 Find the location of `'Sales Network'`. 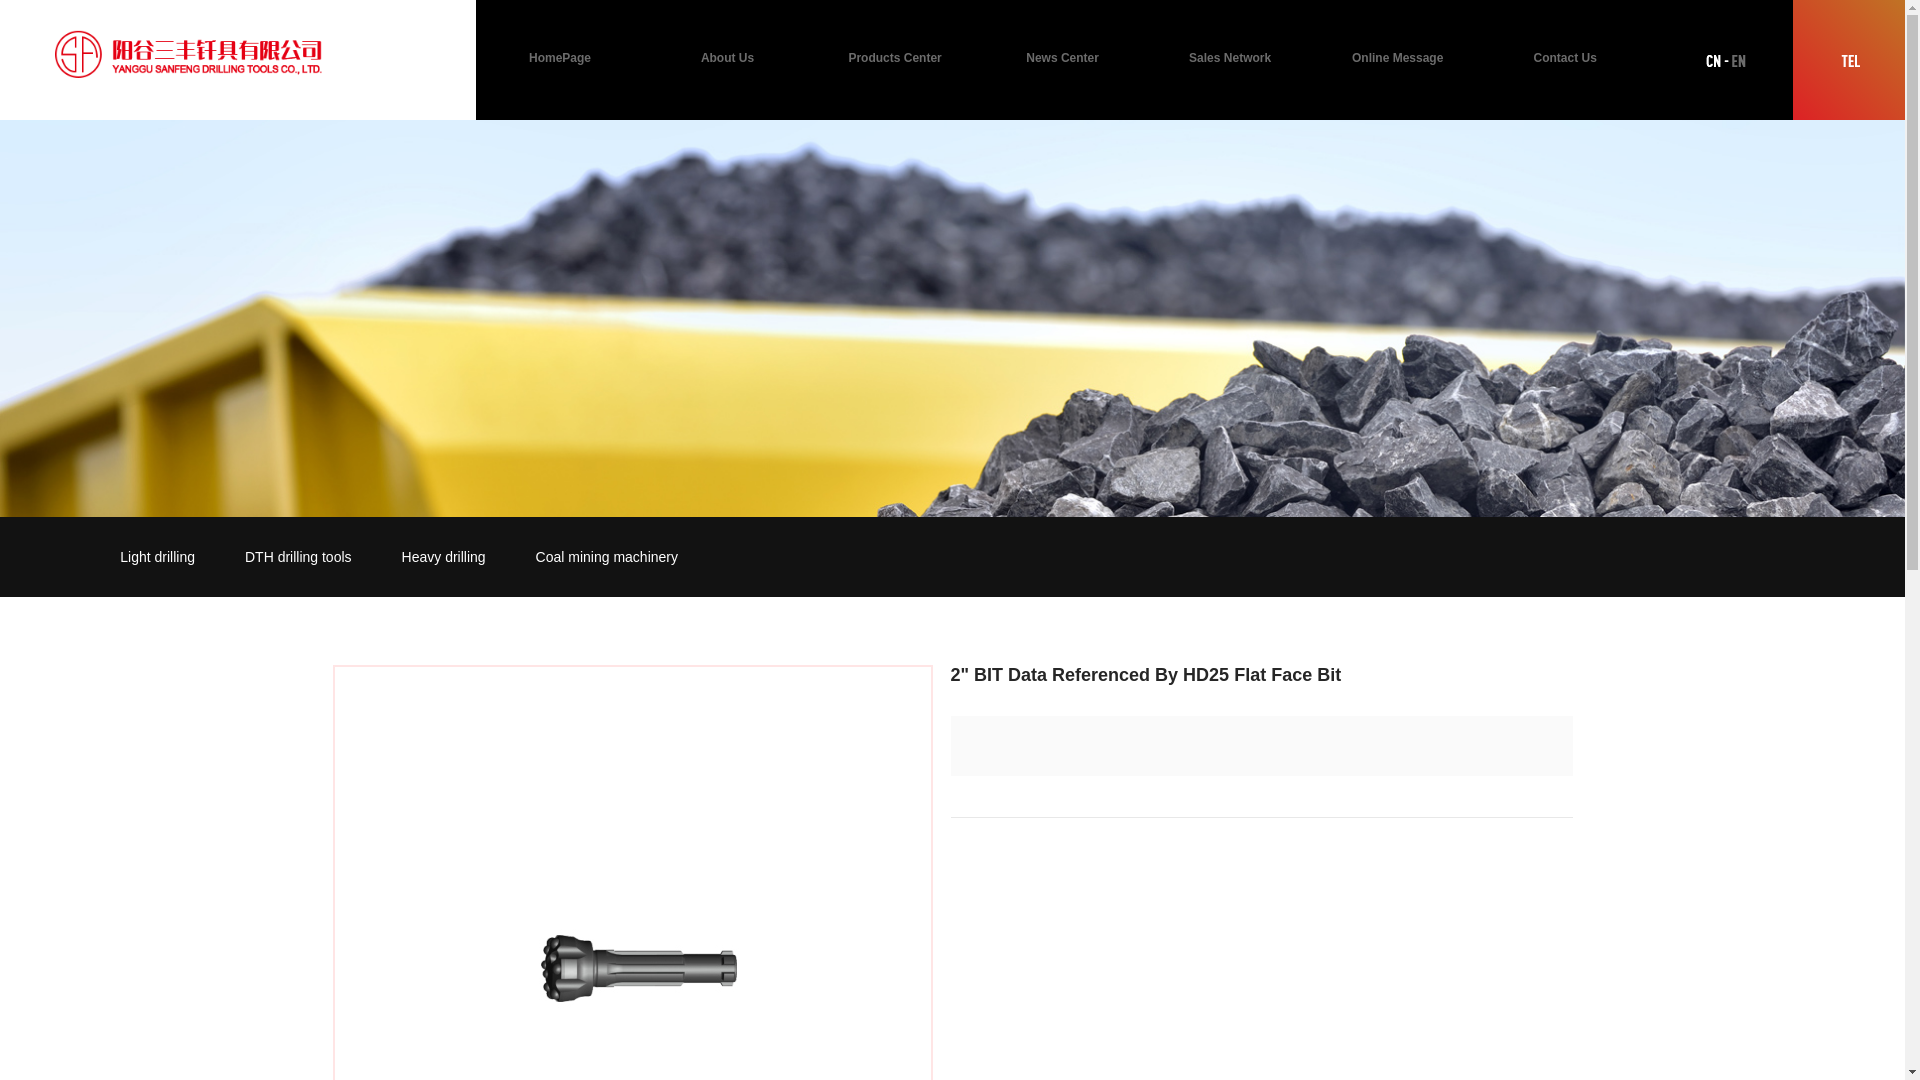

'Sales Network' is located at coordinates (1228, 57).